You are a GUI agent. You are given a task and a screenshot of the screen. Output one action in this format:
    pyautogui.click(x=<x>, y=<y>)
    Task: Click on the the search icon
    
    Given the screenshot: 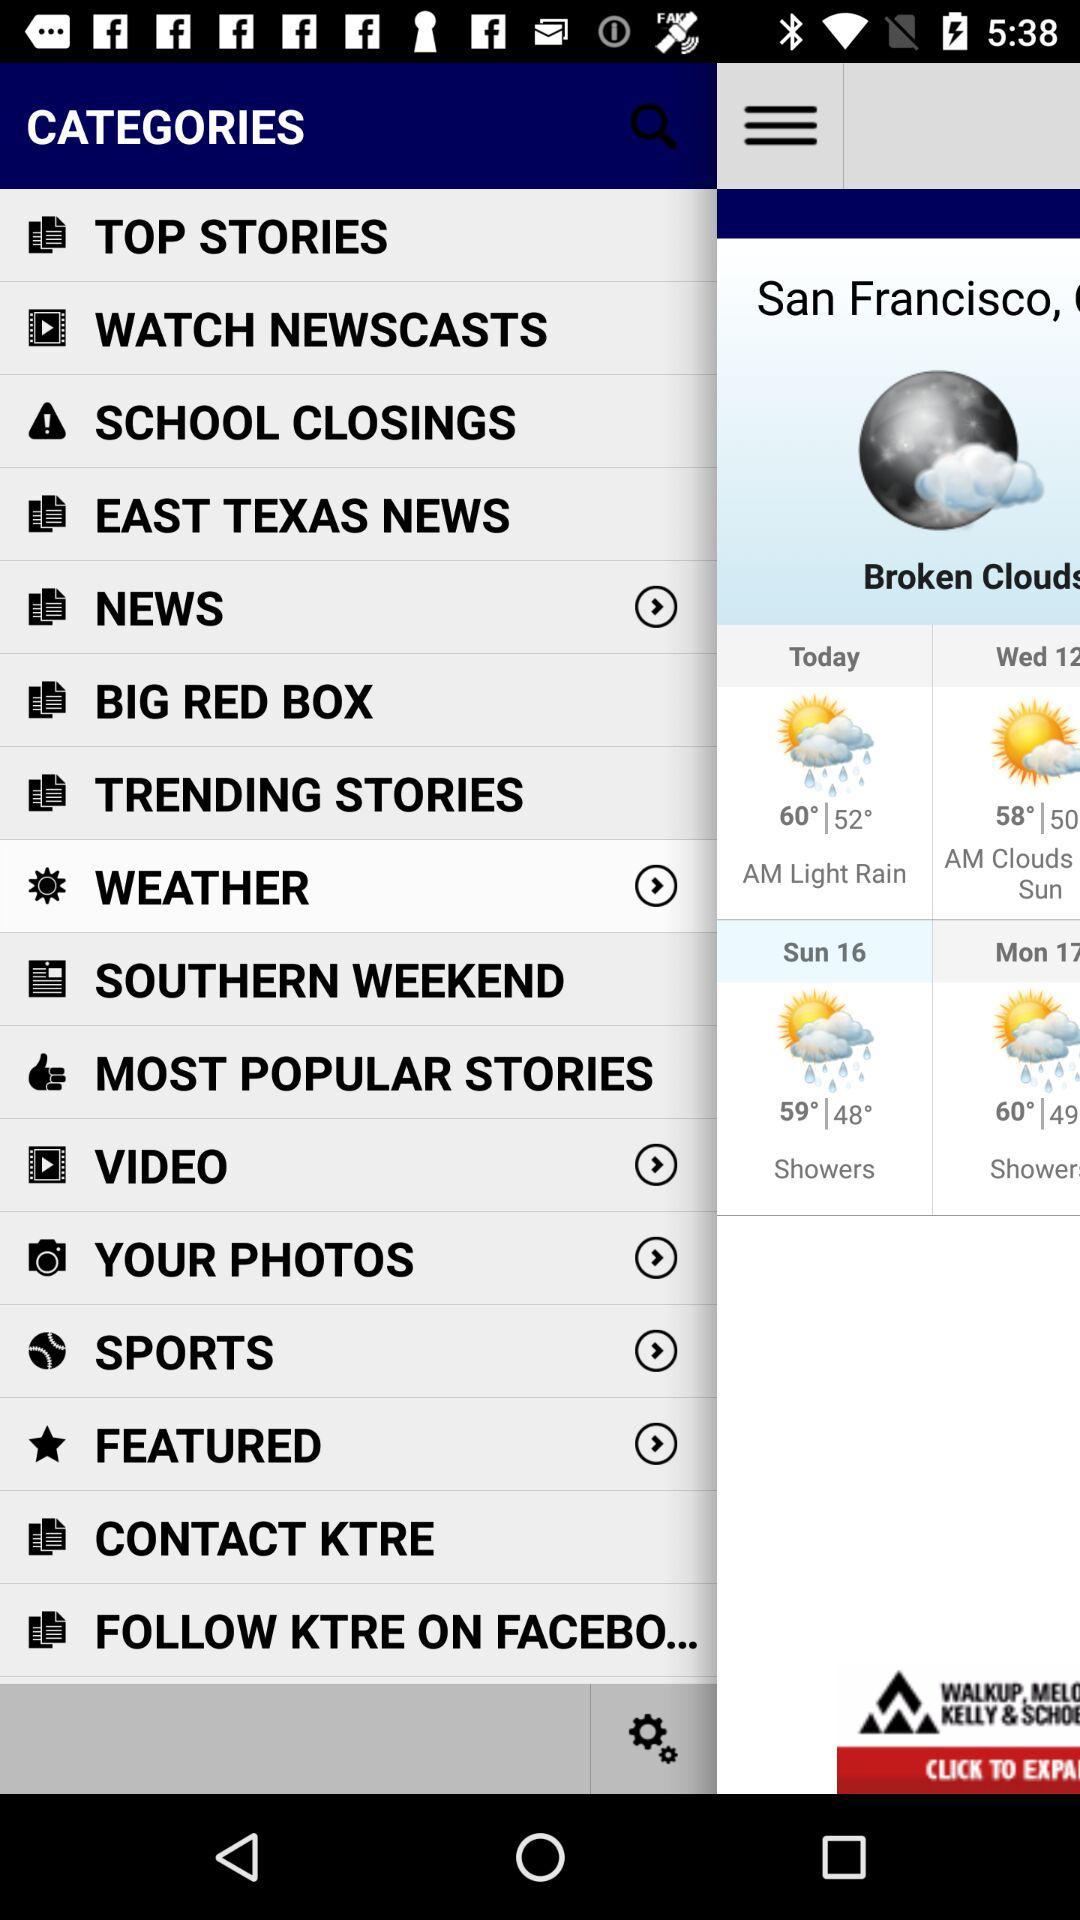 What is the action you would take?
    pyautogui.click(x=654, y=124)
    